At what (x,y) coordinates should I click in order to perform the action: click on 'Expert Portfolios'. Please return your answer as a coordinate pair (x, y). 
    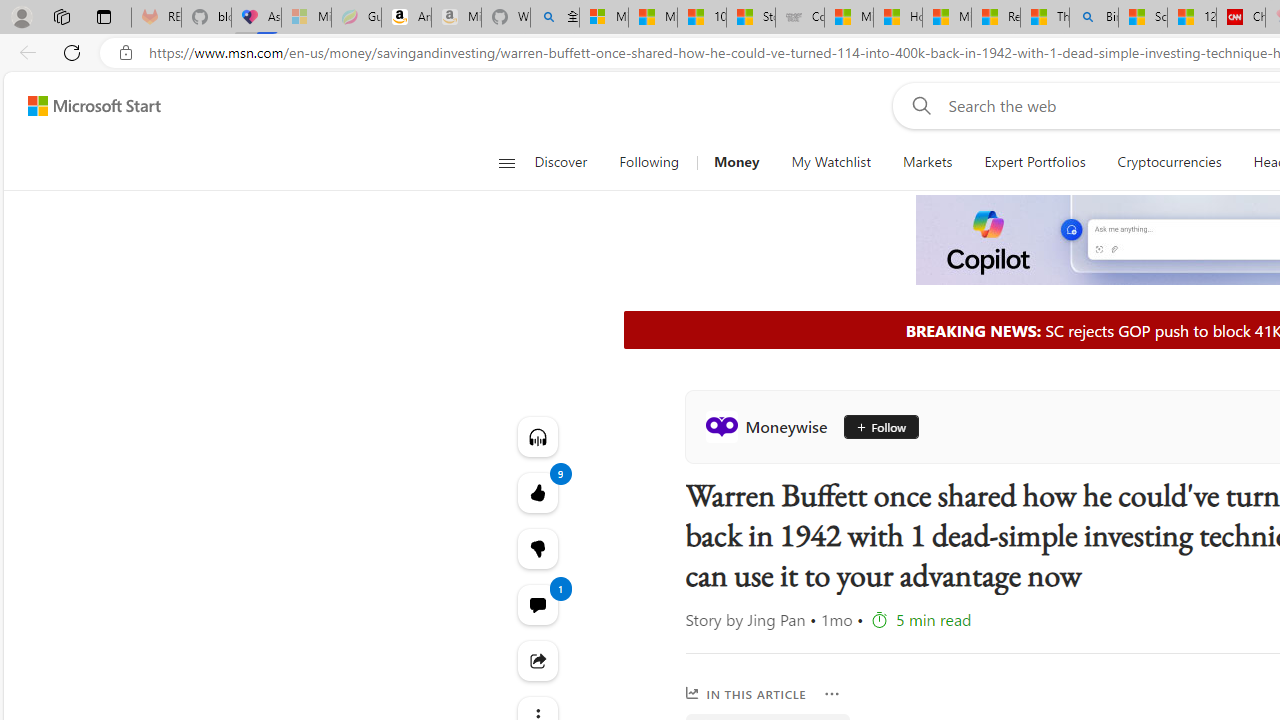
    Looking at the image, I should click on (1034, 162).